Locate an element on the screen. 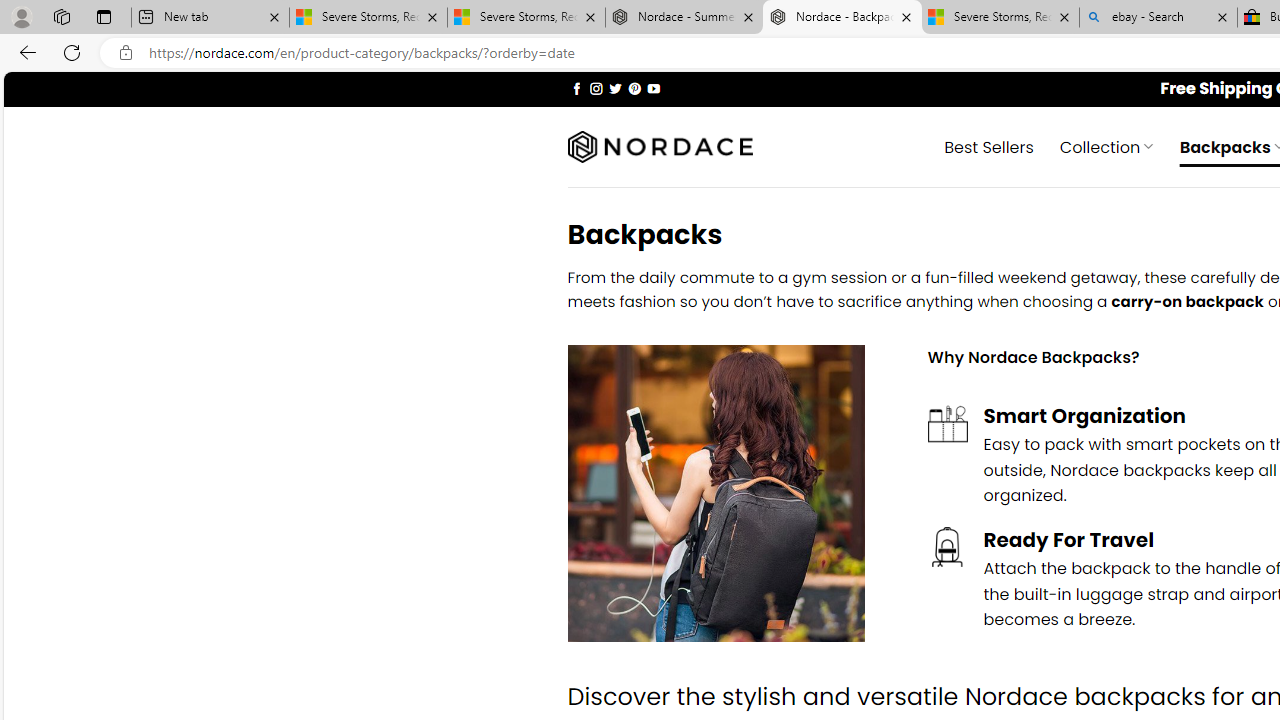 This screenshot has width=1280, height=720. 'Follow on Instagram' is located at coordinates (595, 87).